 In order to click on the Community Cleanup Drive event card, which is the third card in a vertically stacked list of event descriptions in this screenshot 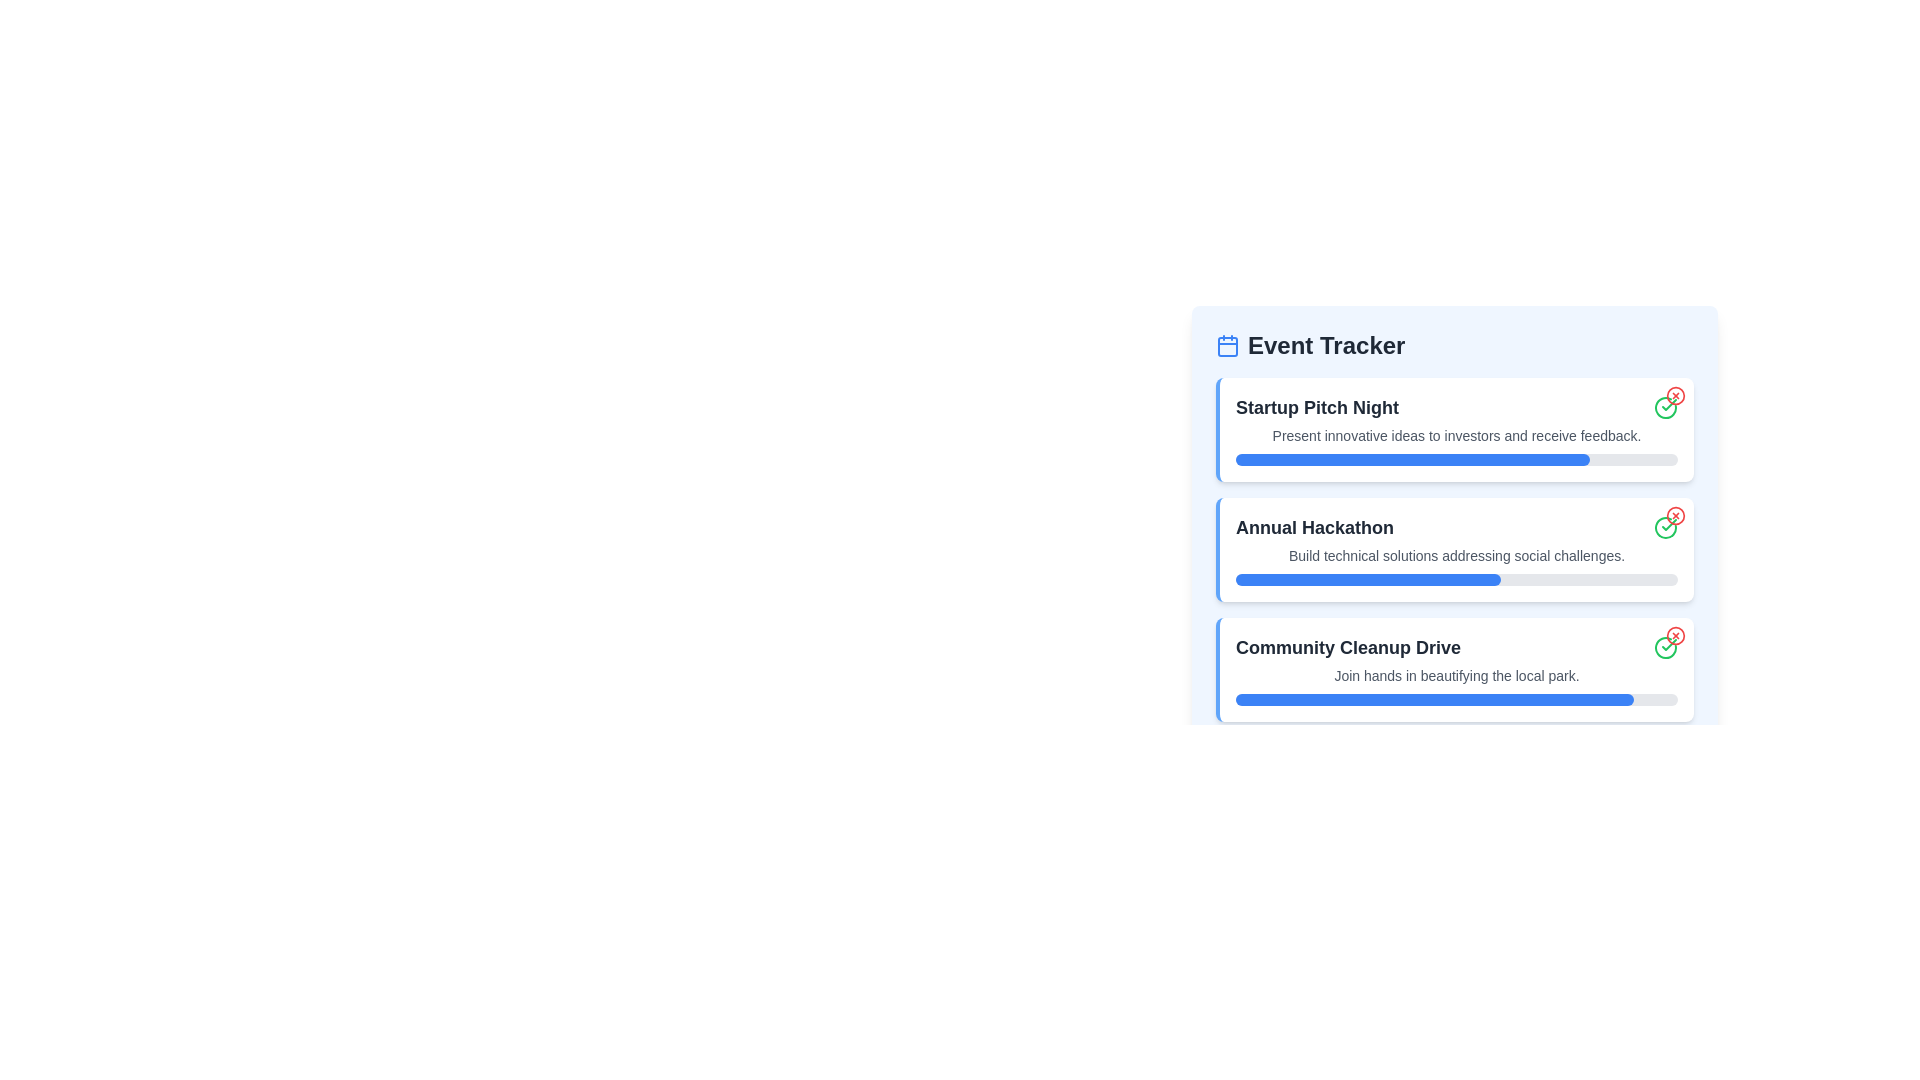, I will do `click(1454, 670)`.